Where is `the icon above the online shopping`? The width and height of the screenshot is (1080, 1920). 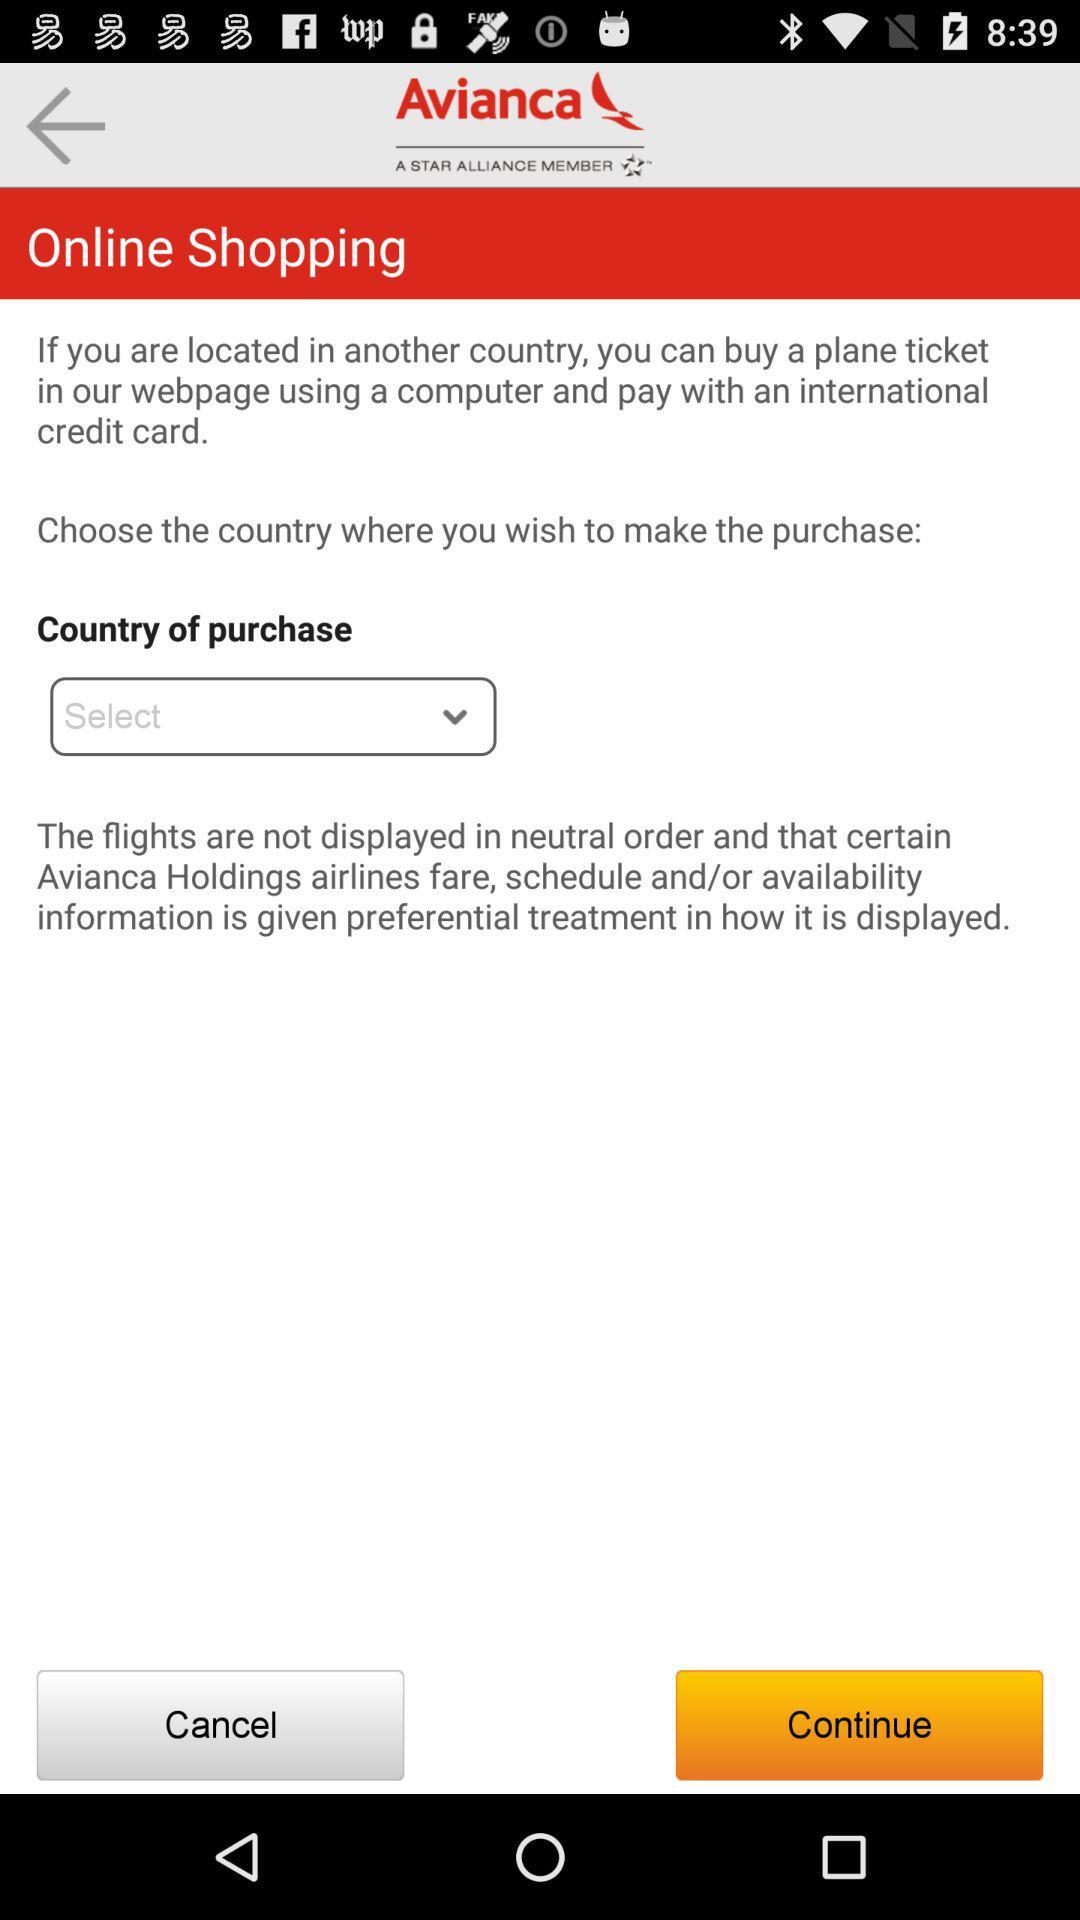 the icon above the online shopping is located at coordinates (64, 124).